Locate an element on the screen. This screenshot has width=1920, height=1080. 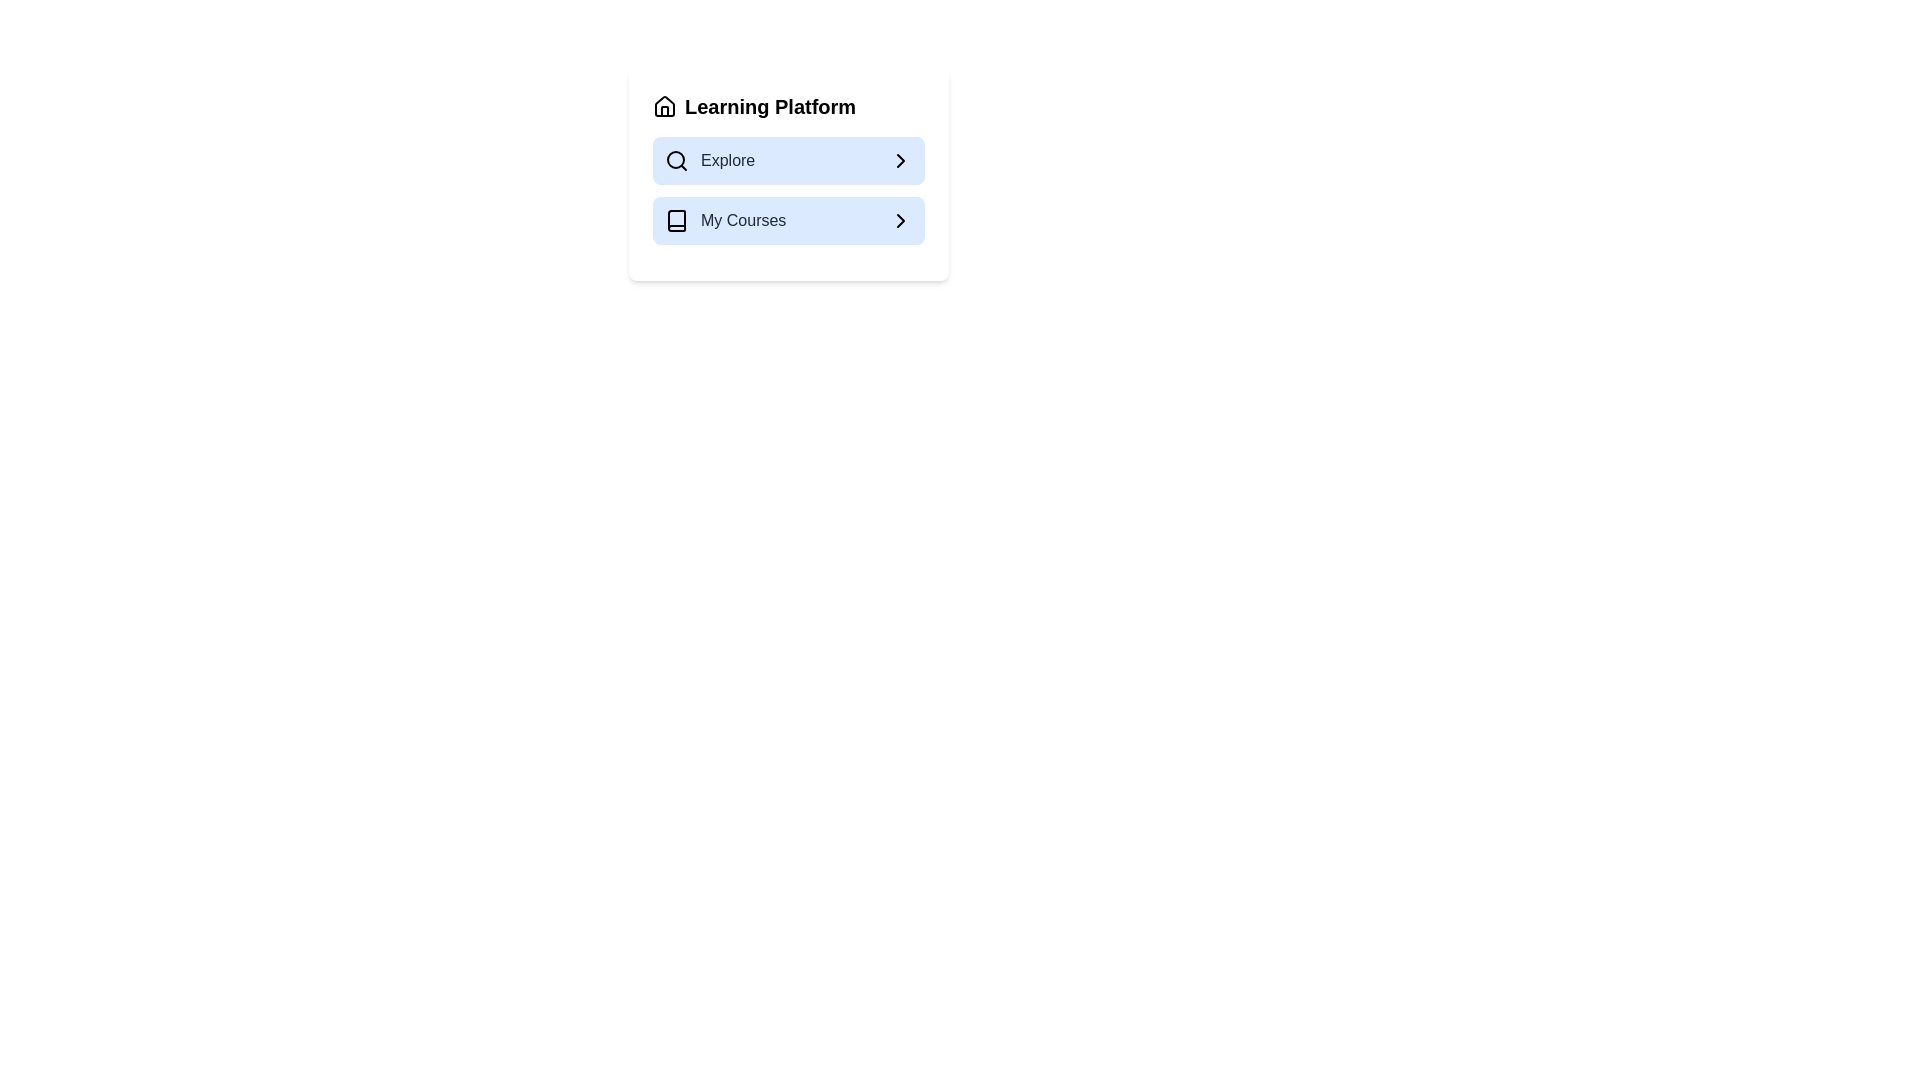
the right-pointing arrow icon in the 'My Courses' section of the navigation menu, which is positioned next to the text 'My Courses' is located at coordinates (900, 220).